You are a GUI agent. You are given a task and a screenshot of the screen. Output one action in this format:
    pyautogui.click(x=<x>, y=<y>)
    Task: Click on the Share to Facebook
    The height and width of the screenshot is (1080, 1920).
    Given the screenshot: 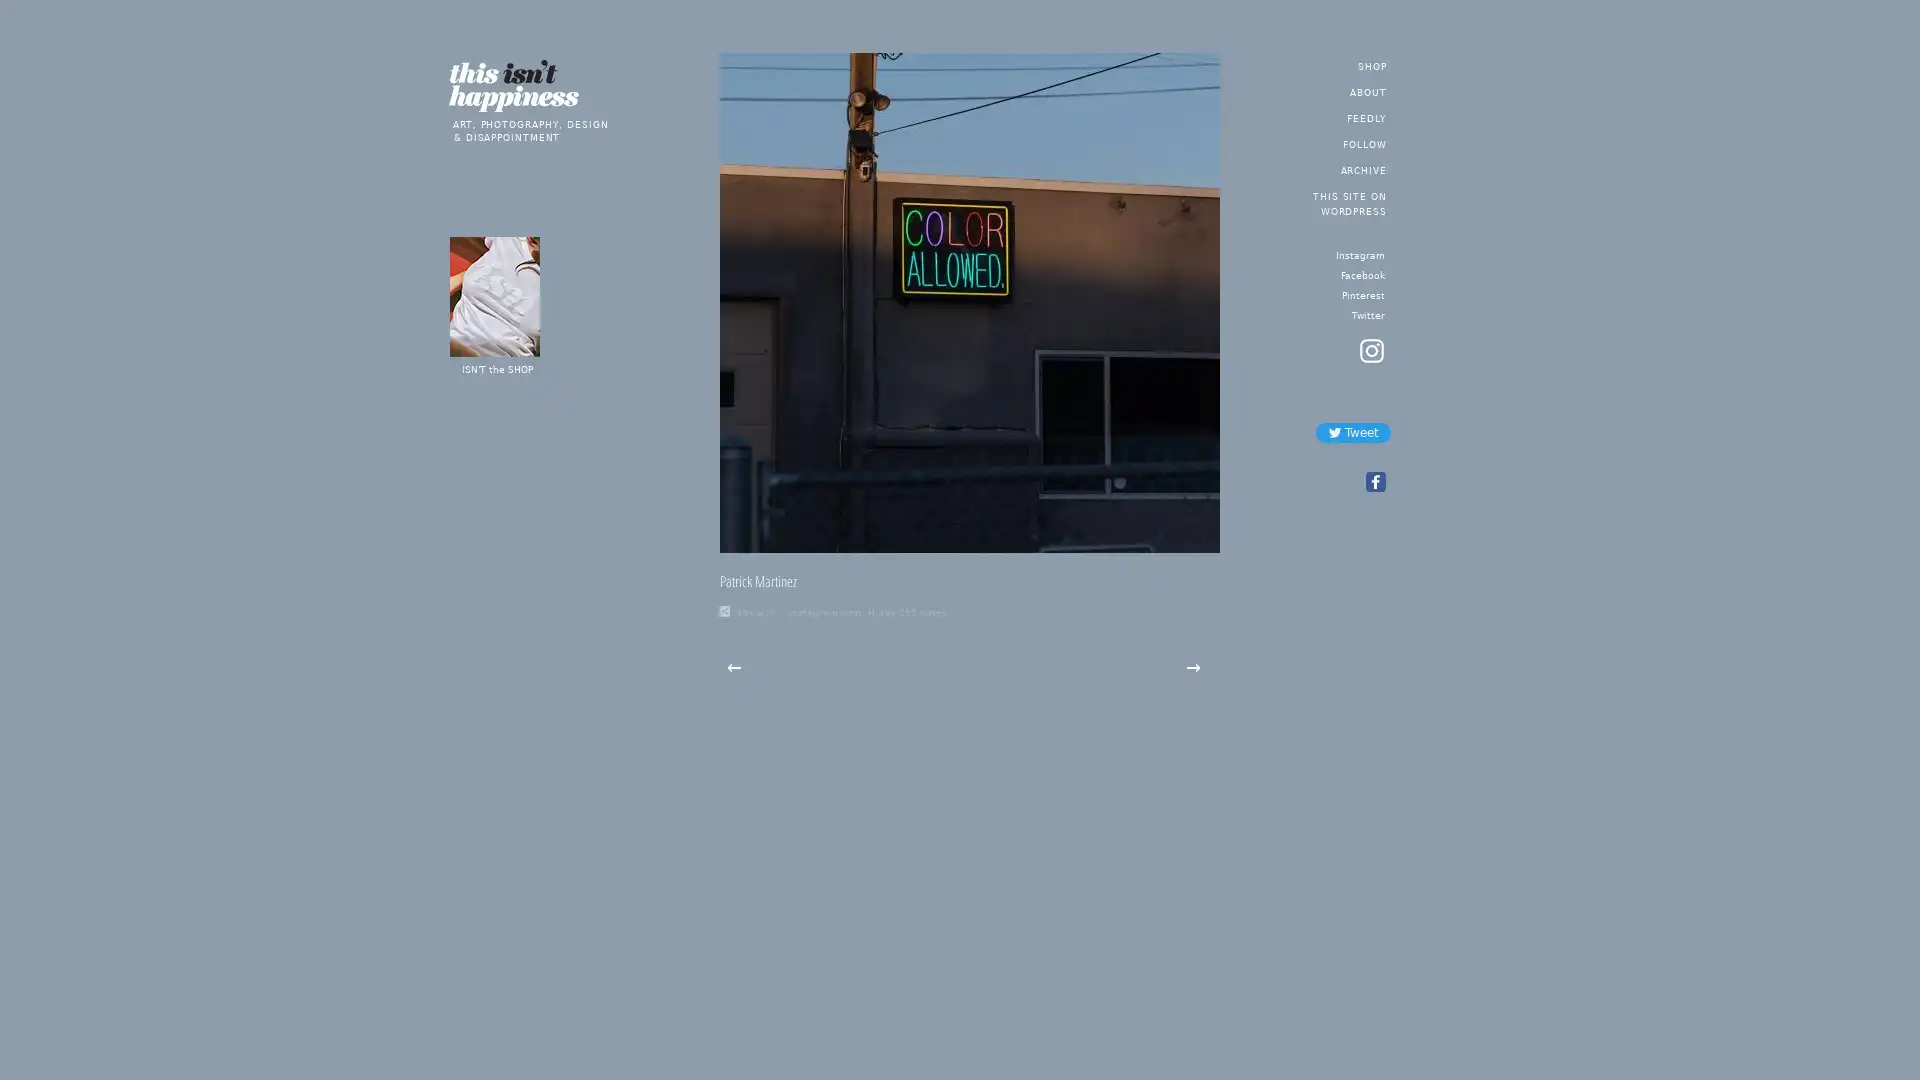 What is the action you would take?
    pyautogui.click(x=1373, y=482)
    